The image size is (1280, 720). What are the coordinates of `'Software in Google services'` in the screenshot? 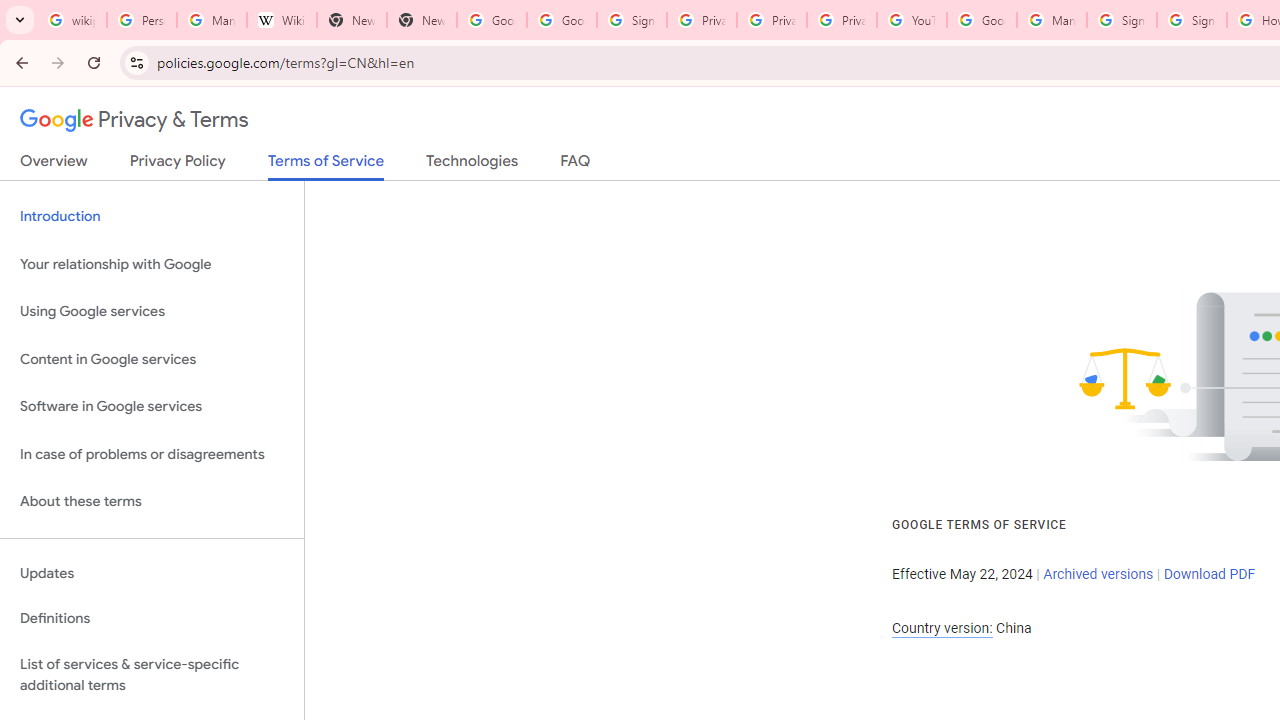 It's located at (151, 406).